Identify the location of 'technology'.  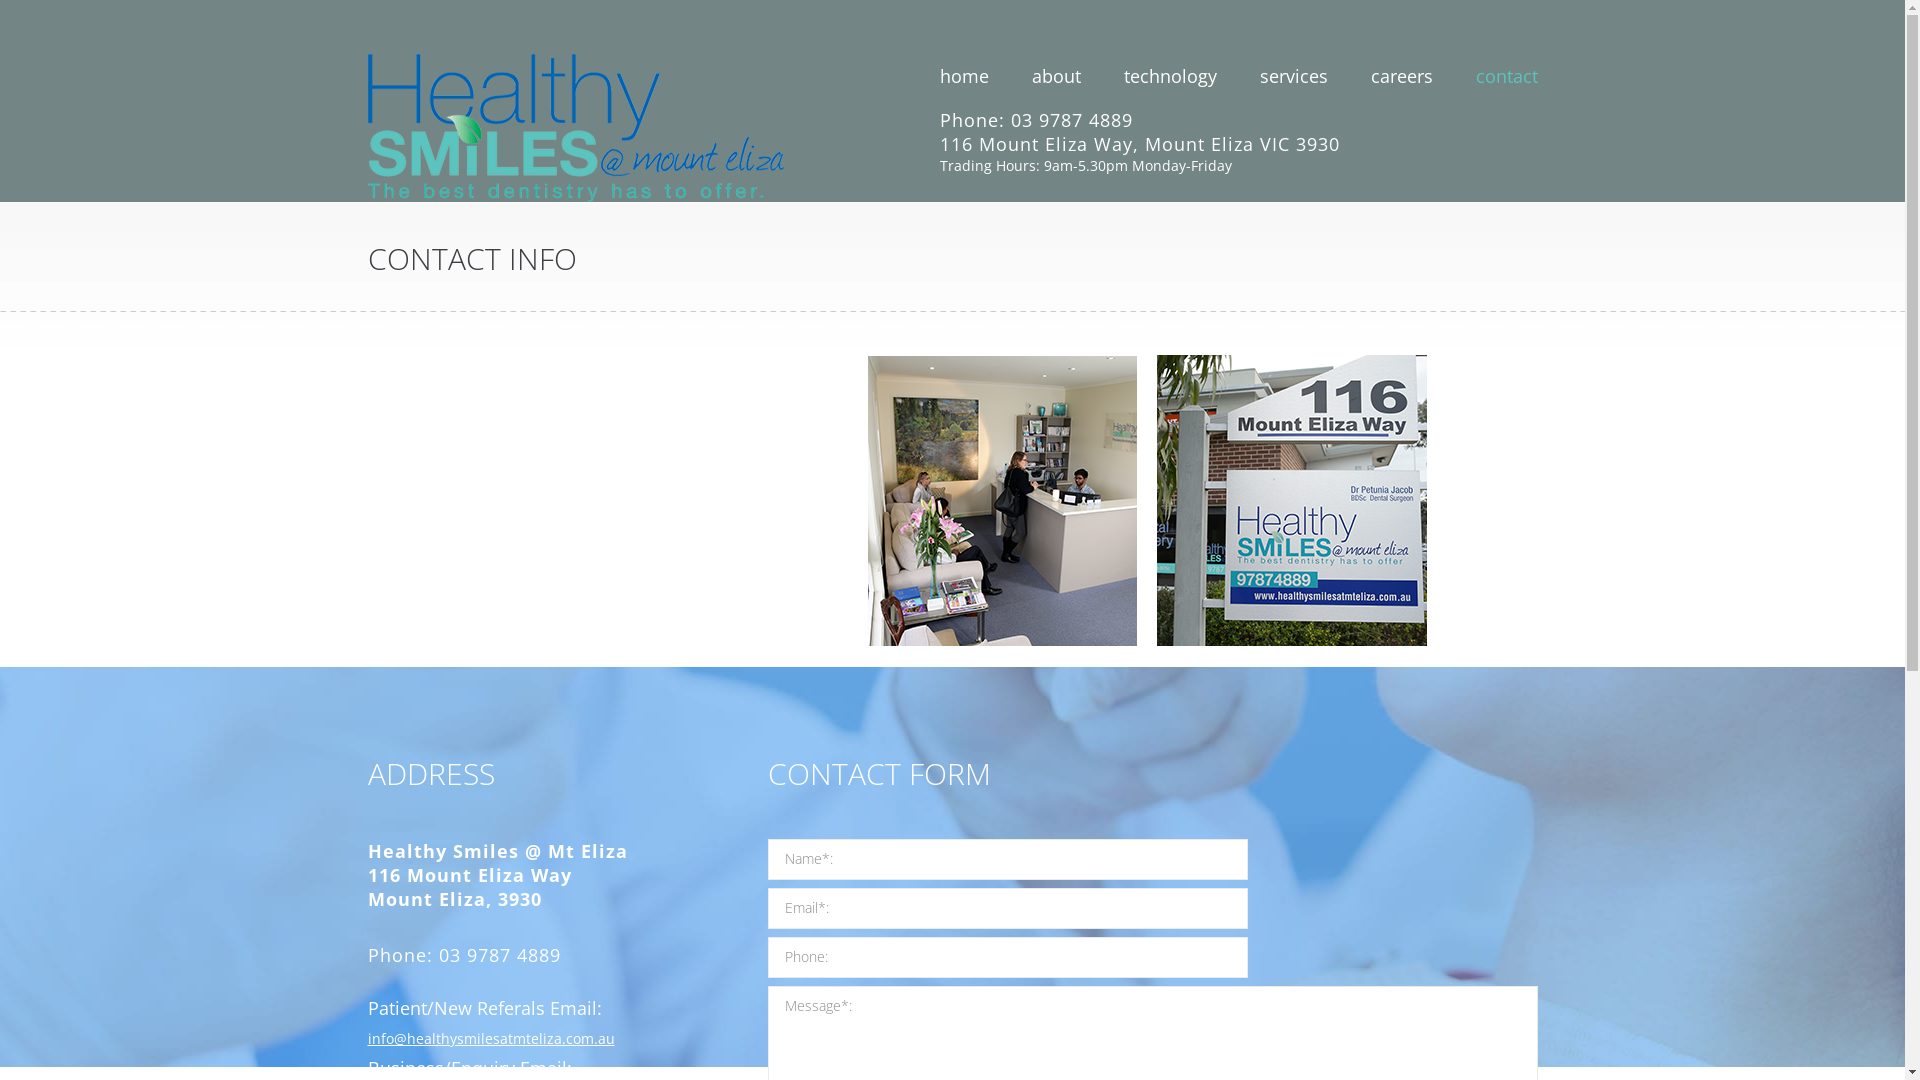
(1170, 75).